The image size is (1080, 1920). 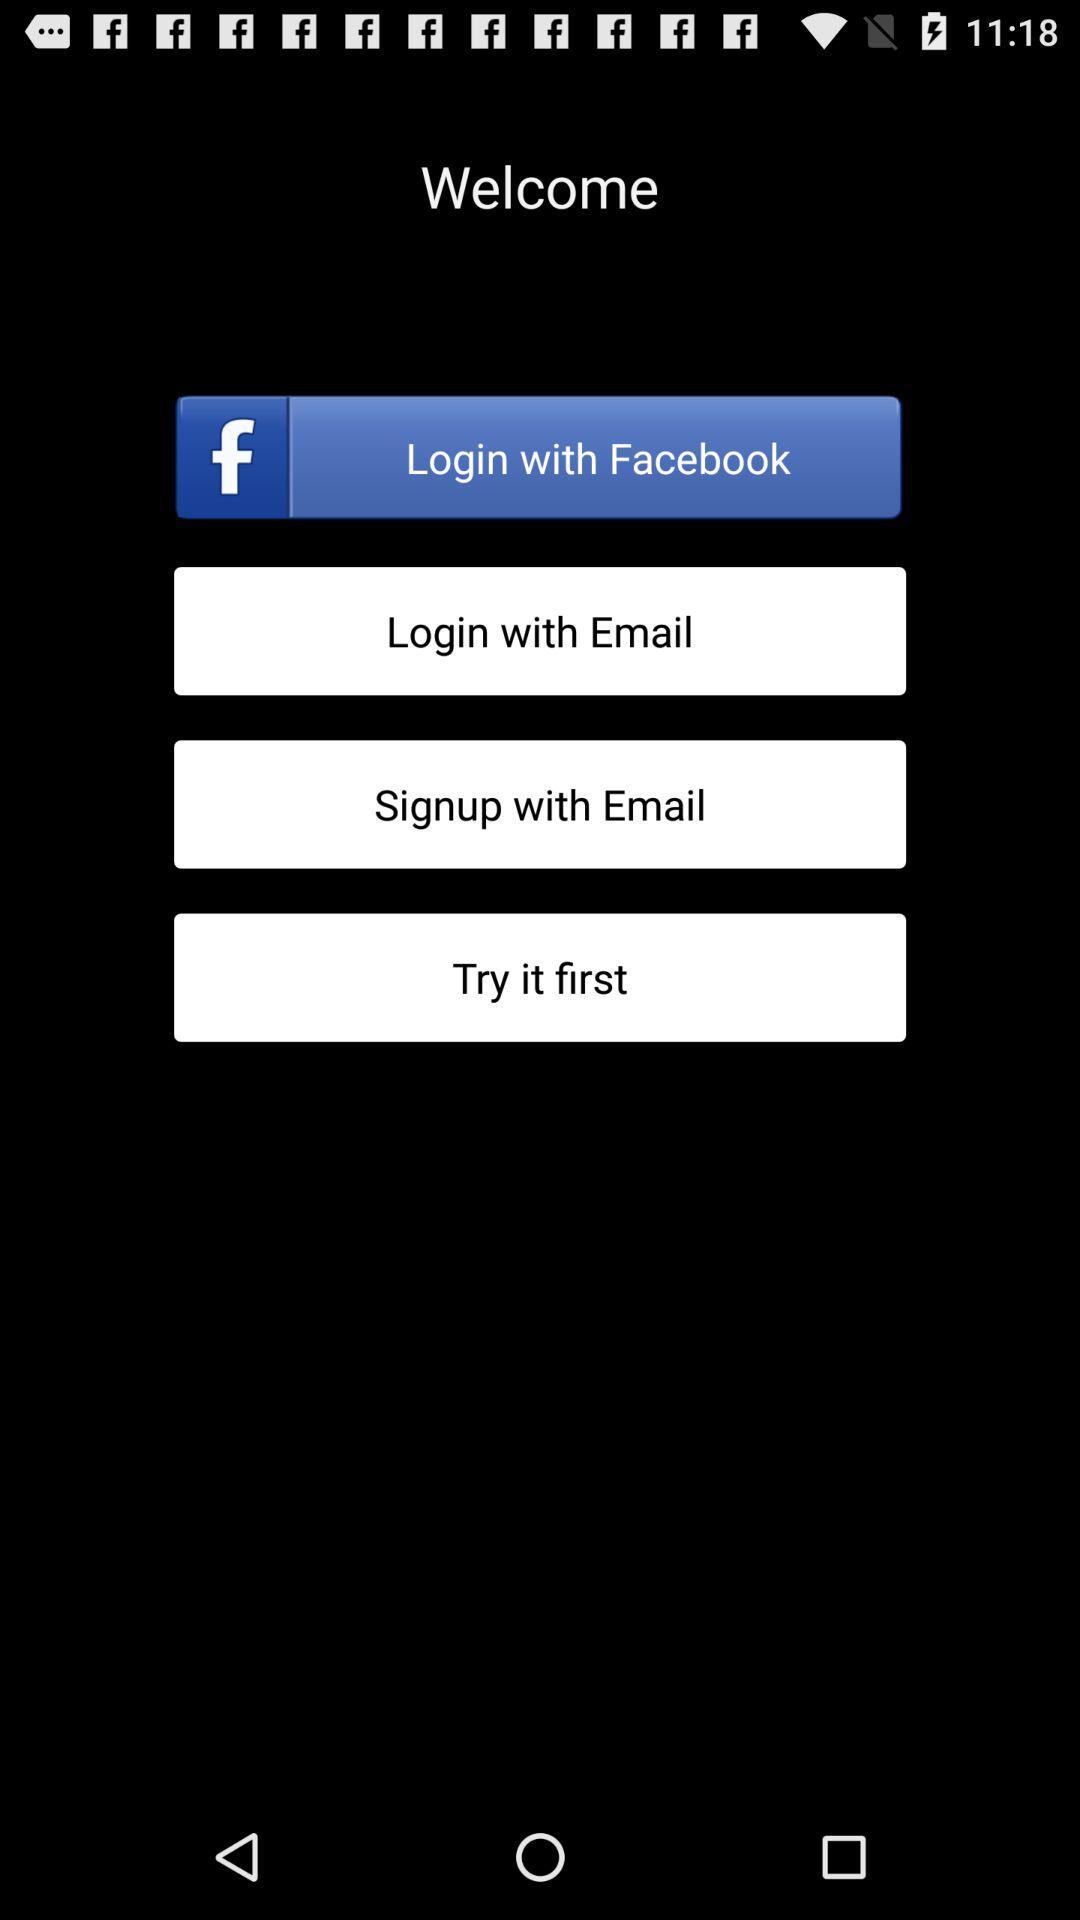 I want to click on item below the welcome item, so click(x=540, y=456).